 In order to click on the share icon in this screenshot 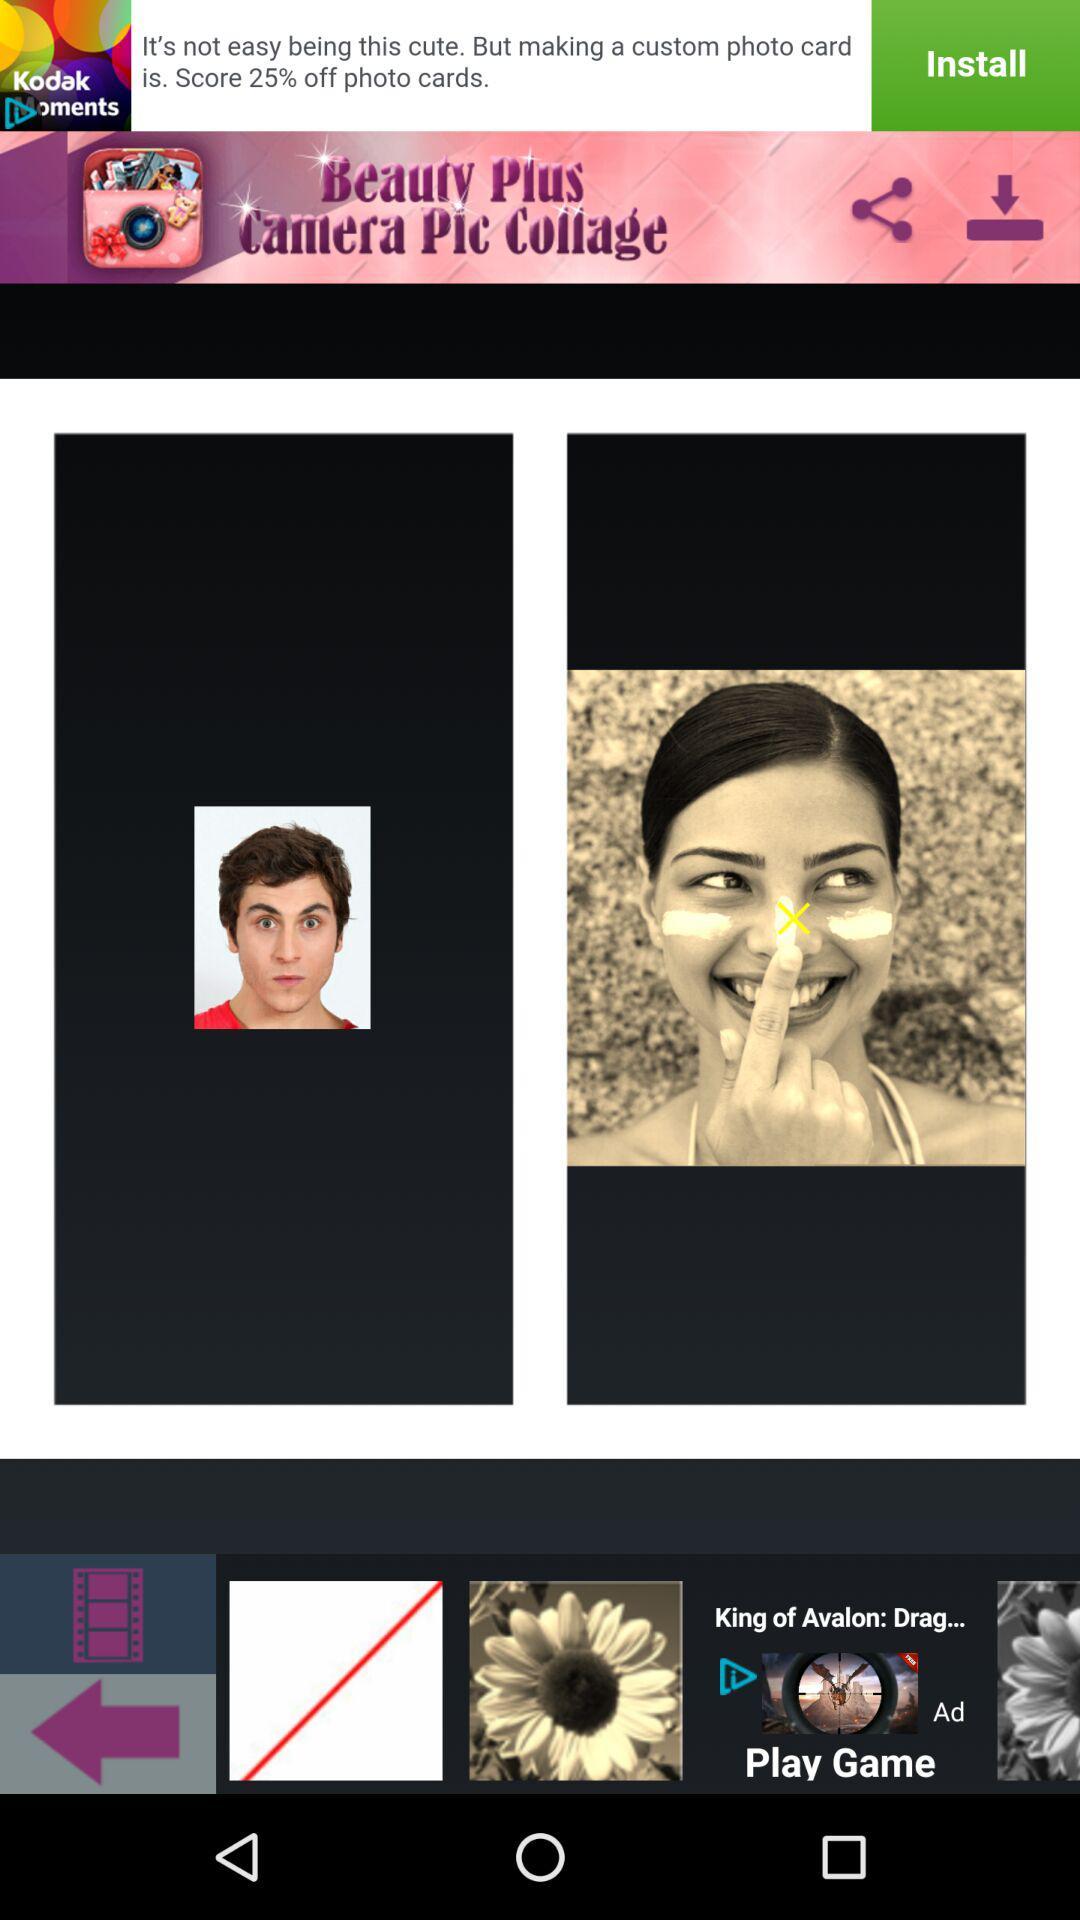, I will do `click(880, 221)`.